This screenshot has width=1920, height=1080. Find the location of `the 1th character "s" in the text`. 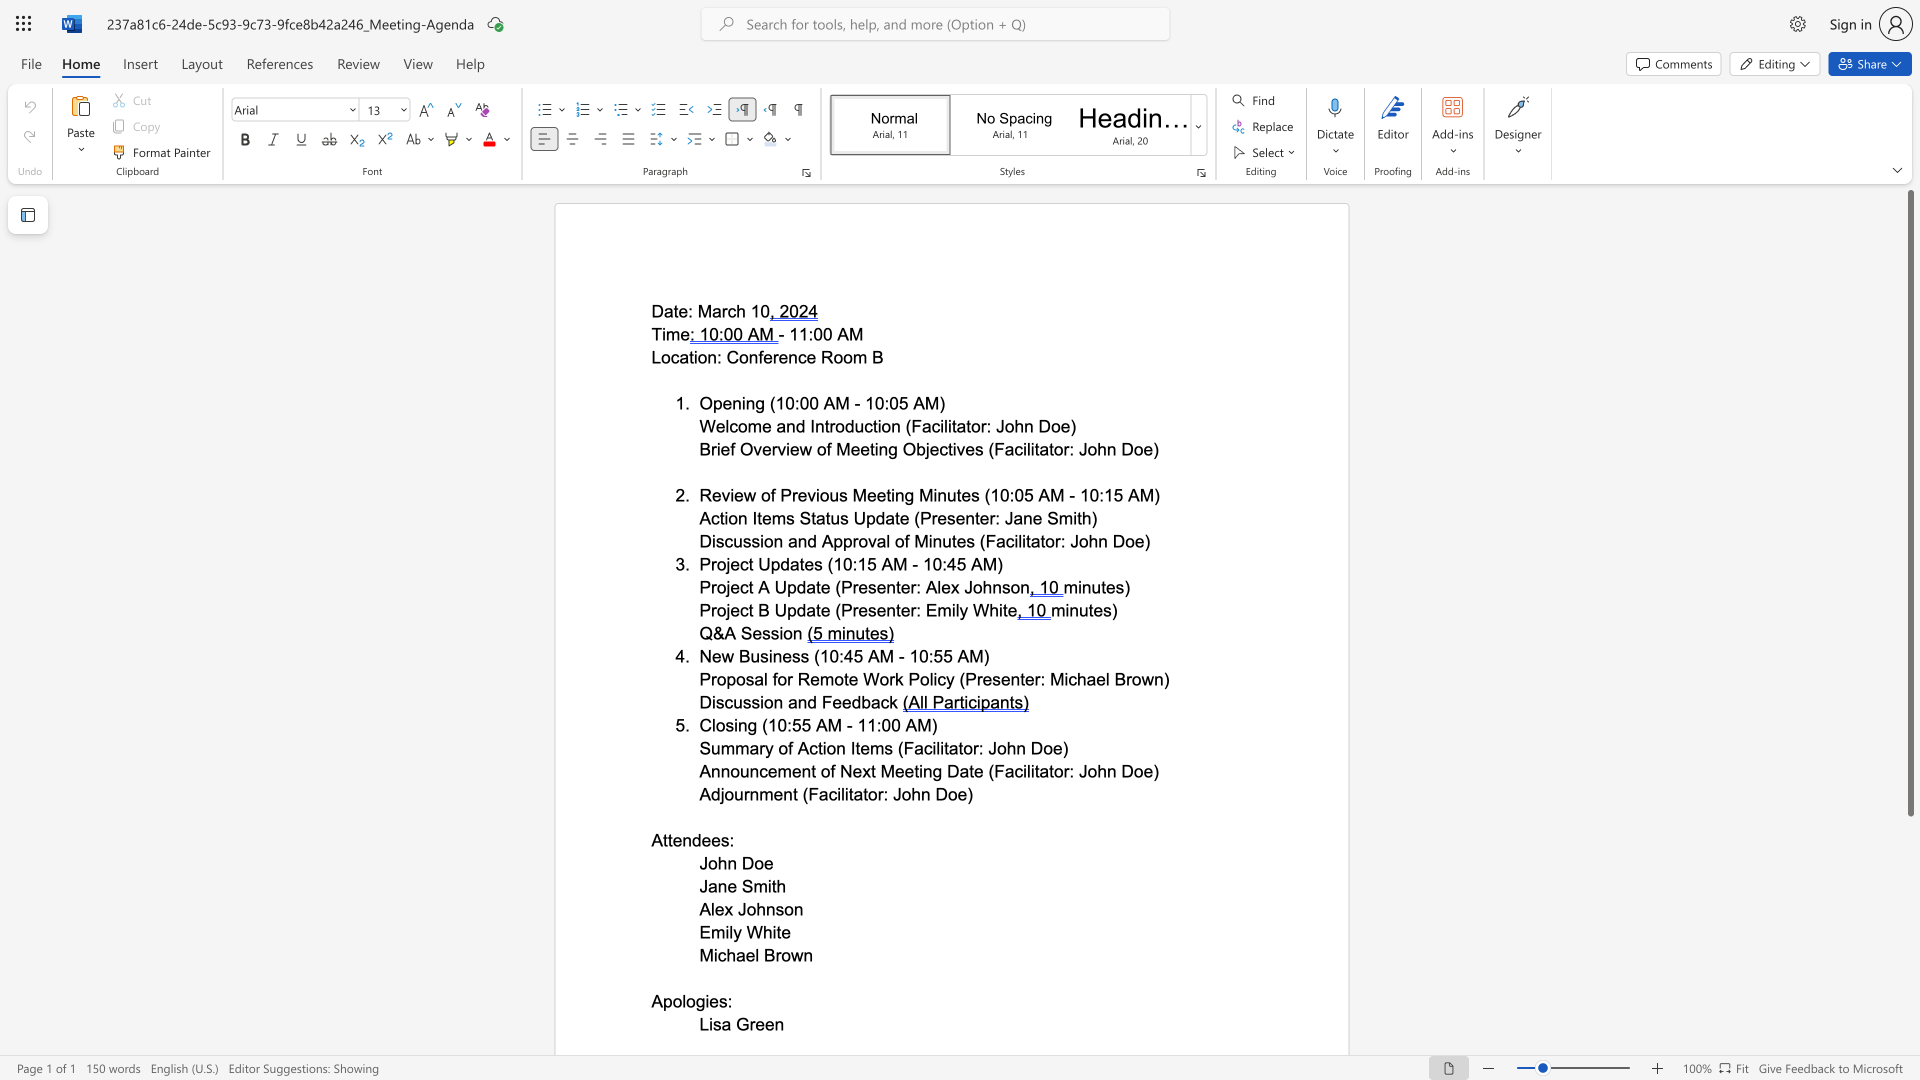

the 1th character "s" in the text is located at coordinates (778, 909).